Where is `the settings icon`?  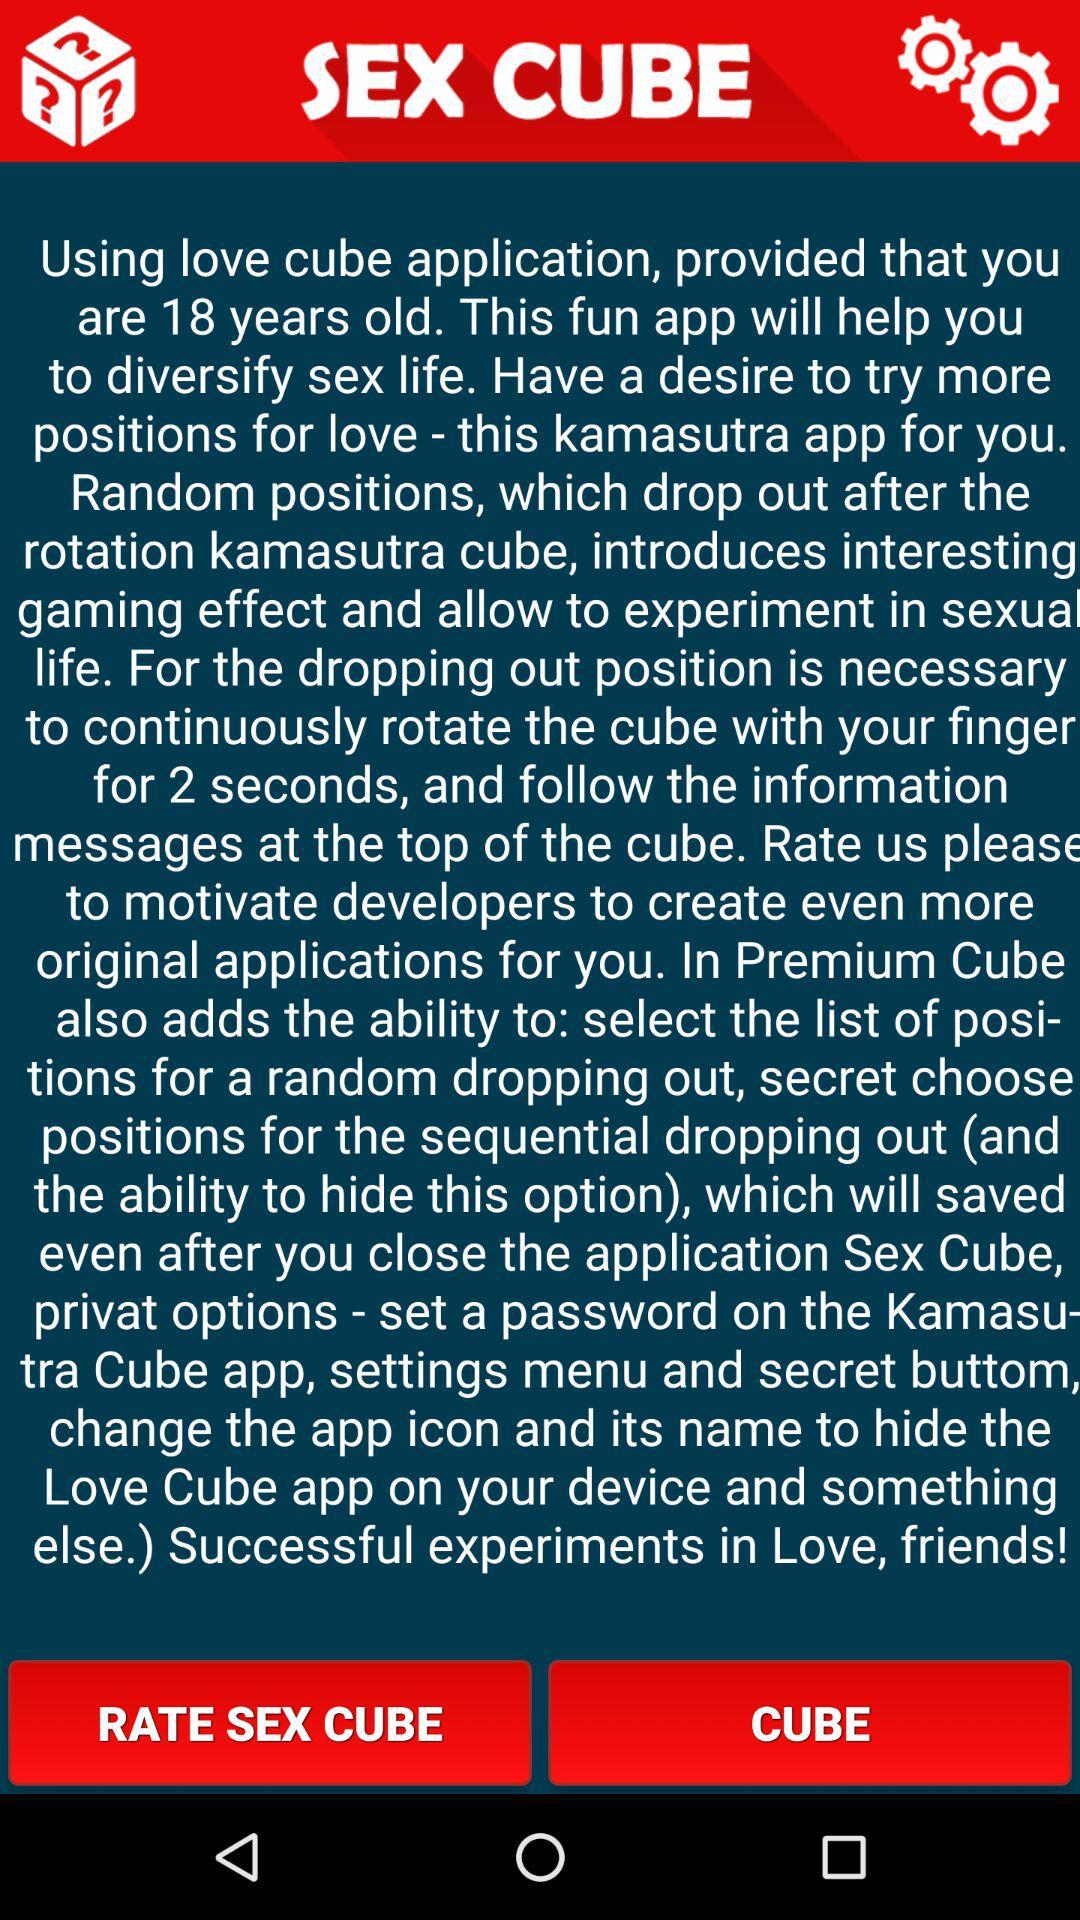 the settings icon is located at coordinates (978, 85).